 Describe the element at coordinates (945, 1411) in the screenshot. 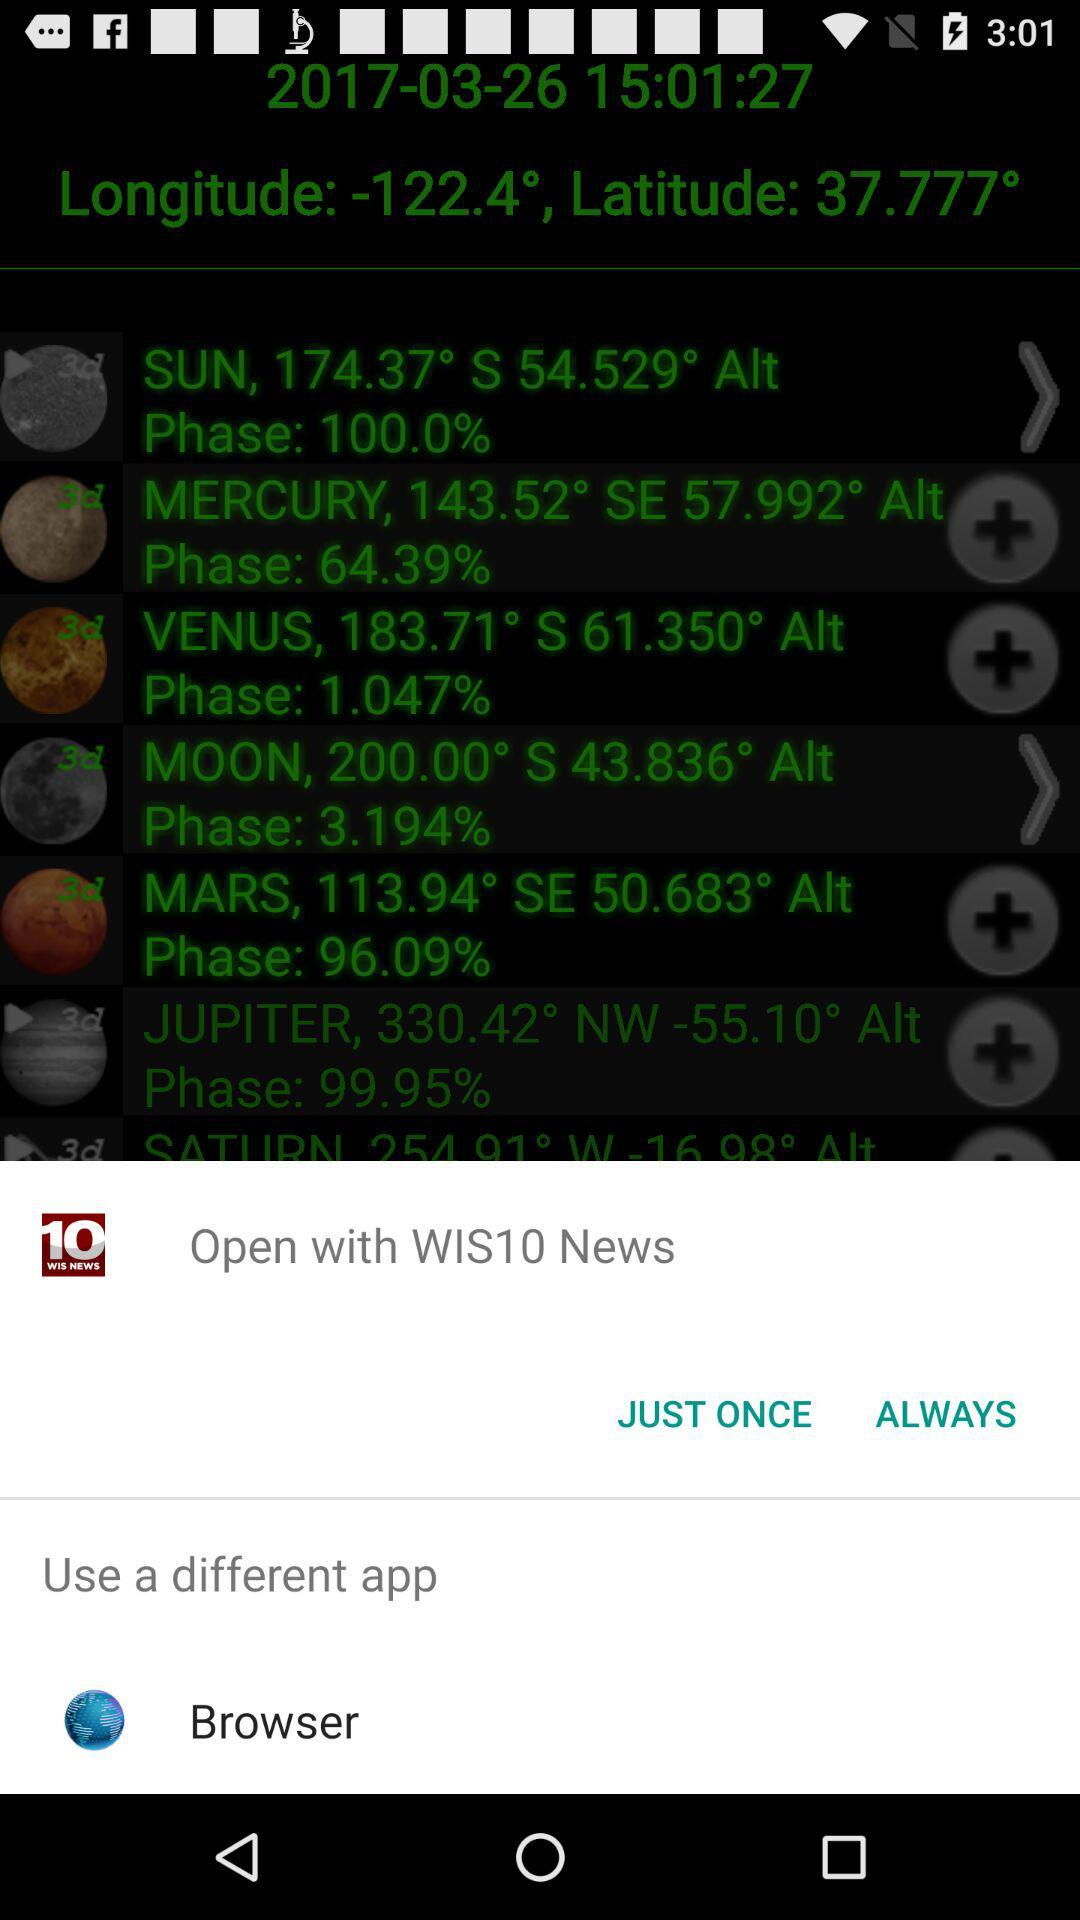

I see `the icon at the bottom right corner` at that location.